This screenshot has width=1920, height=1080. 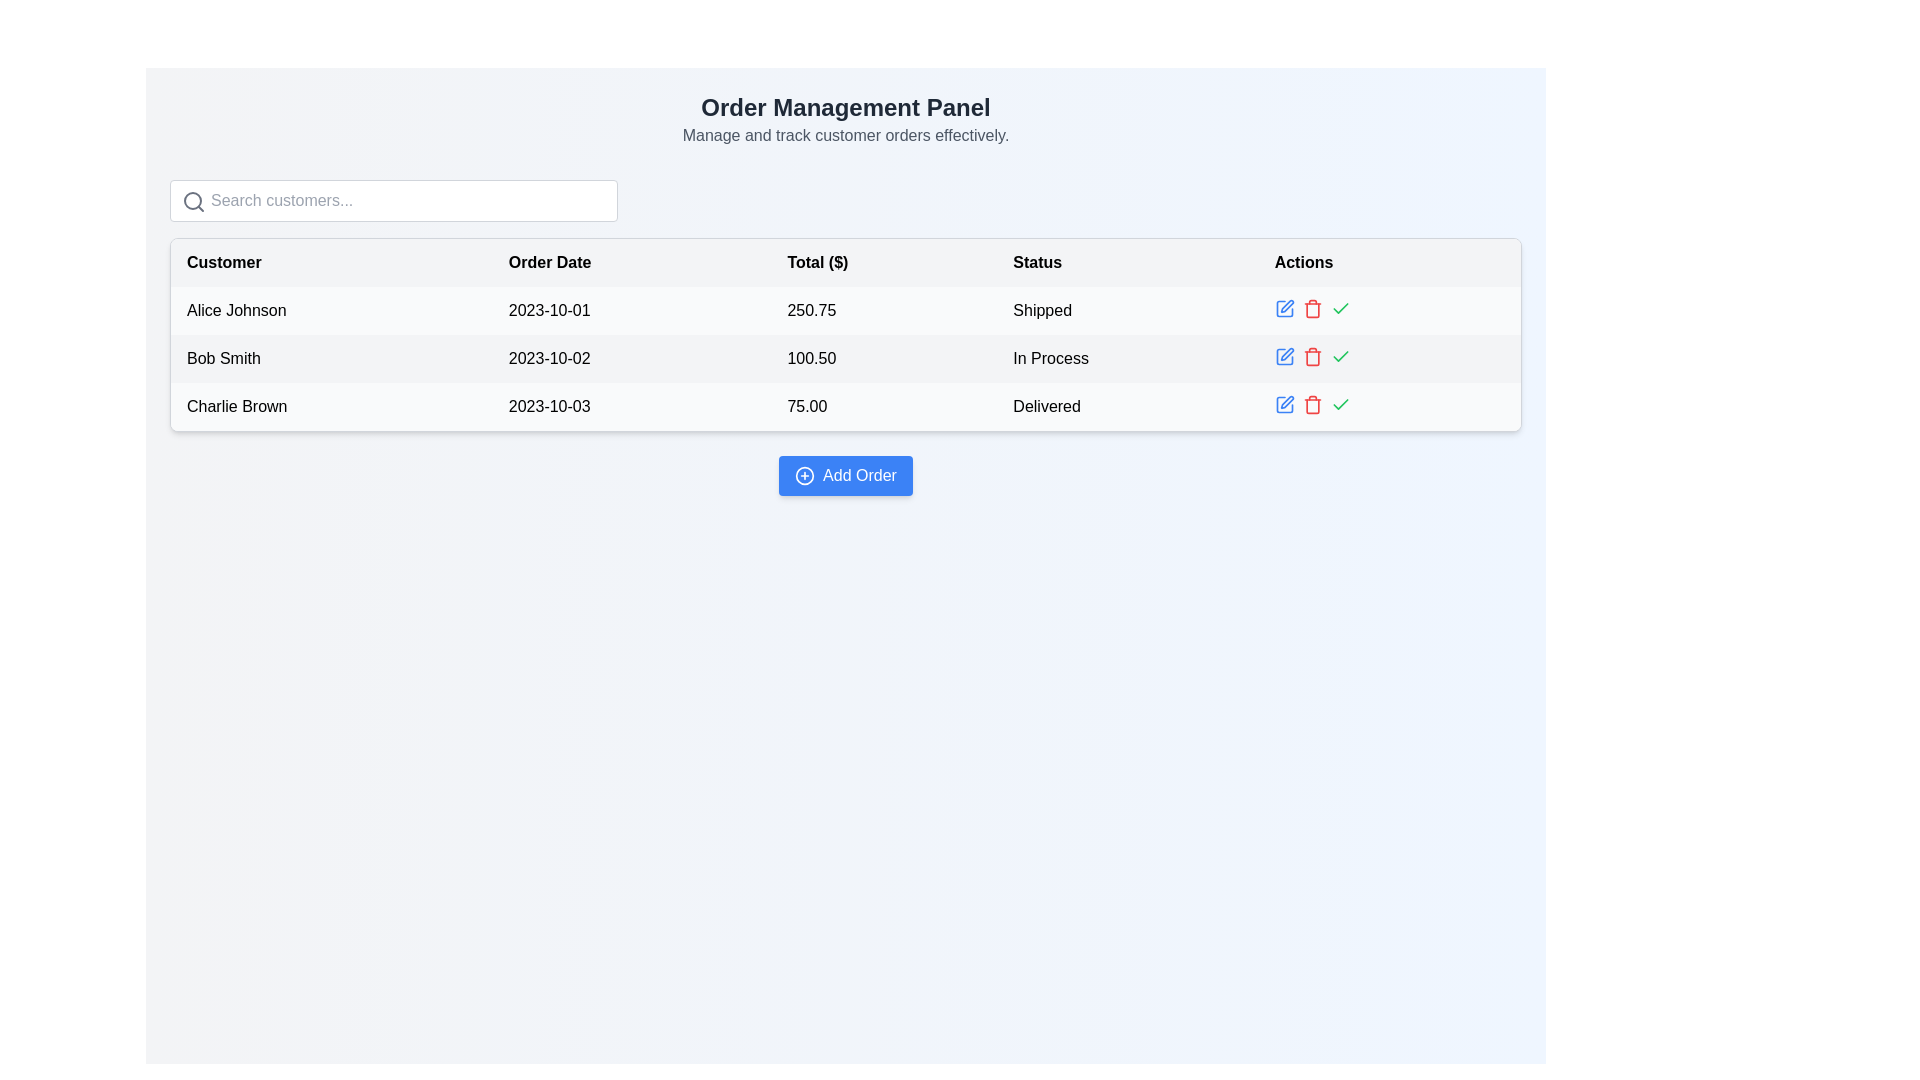 What do you see at coordinates (845, 119) in the screenshot?
I see `the Header component titled 'Order Management Panel' with the subtitle 'Manage and track customer orders effectively.'` at bounding box center [845, 119].